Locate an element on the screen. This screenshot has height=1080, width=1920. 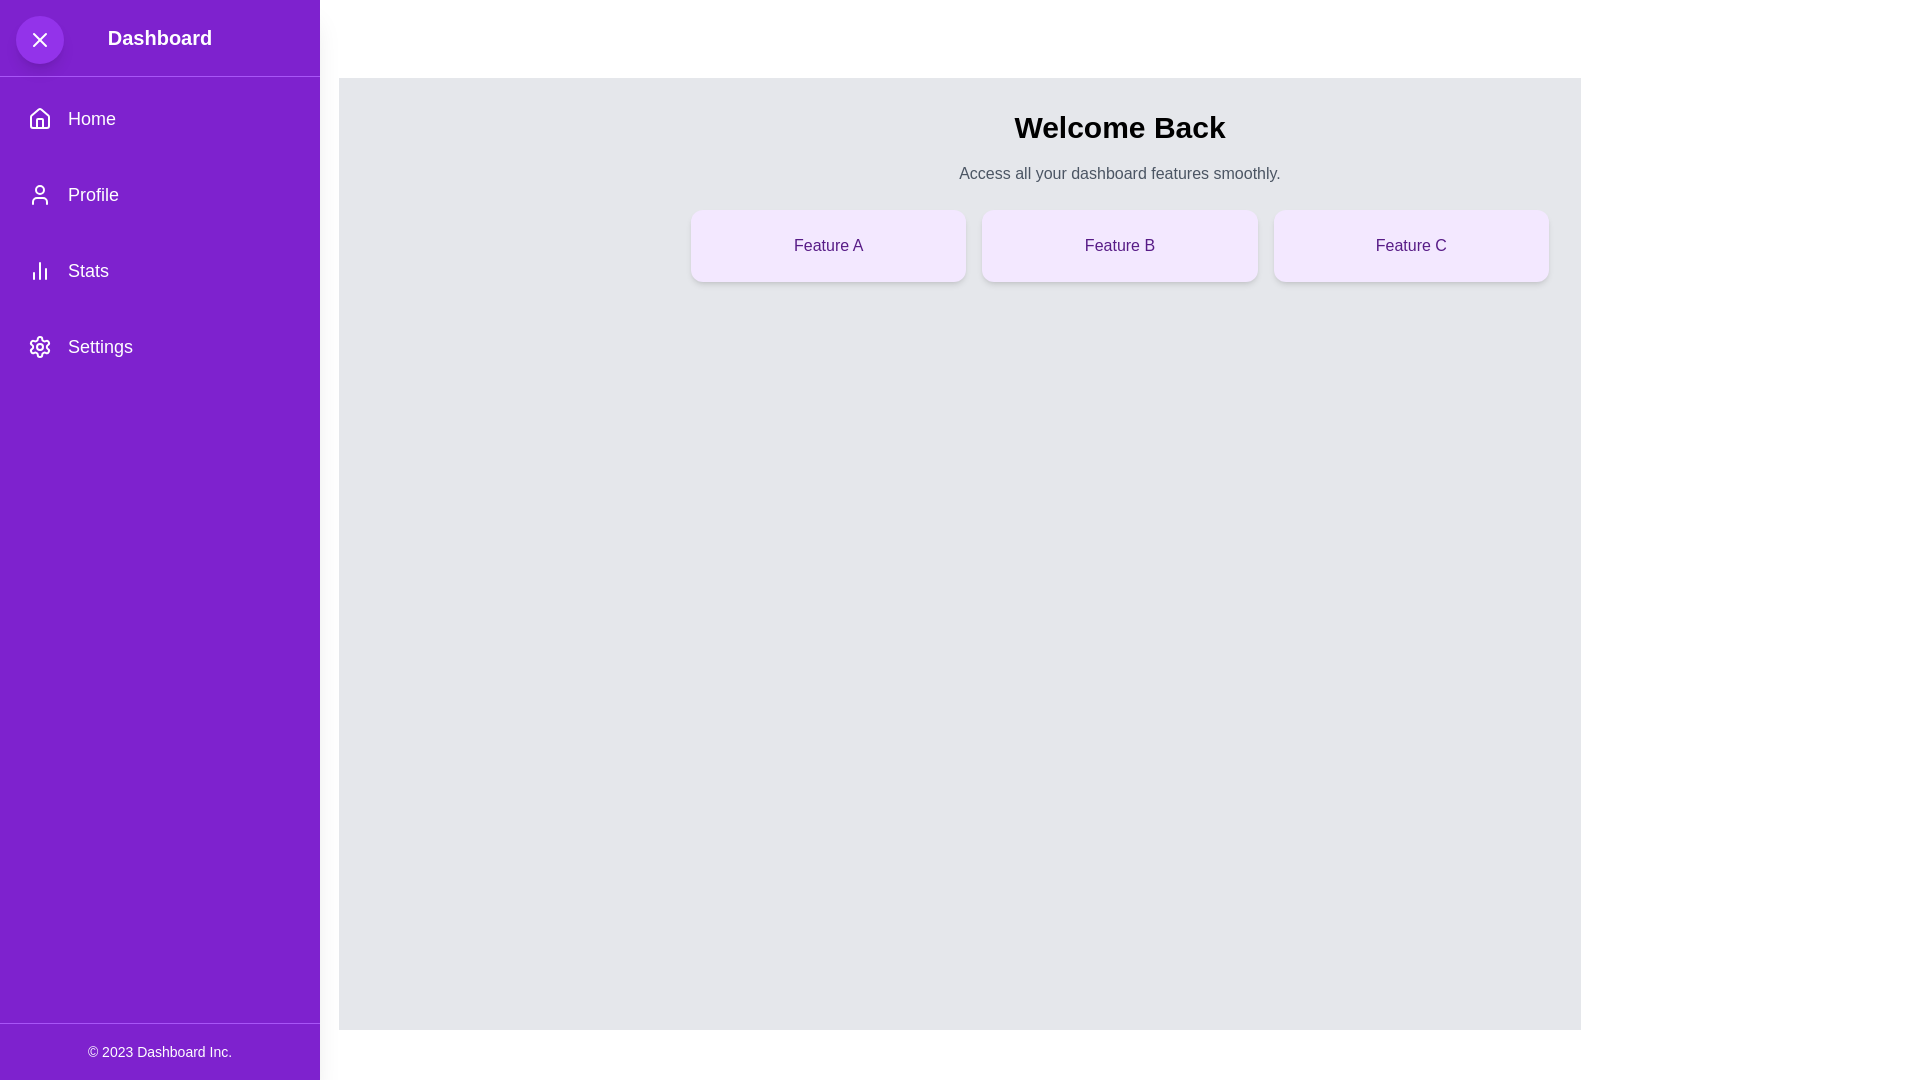
the third text link with an icon in the left navigation bar is located at coordinates (68, 270).